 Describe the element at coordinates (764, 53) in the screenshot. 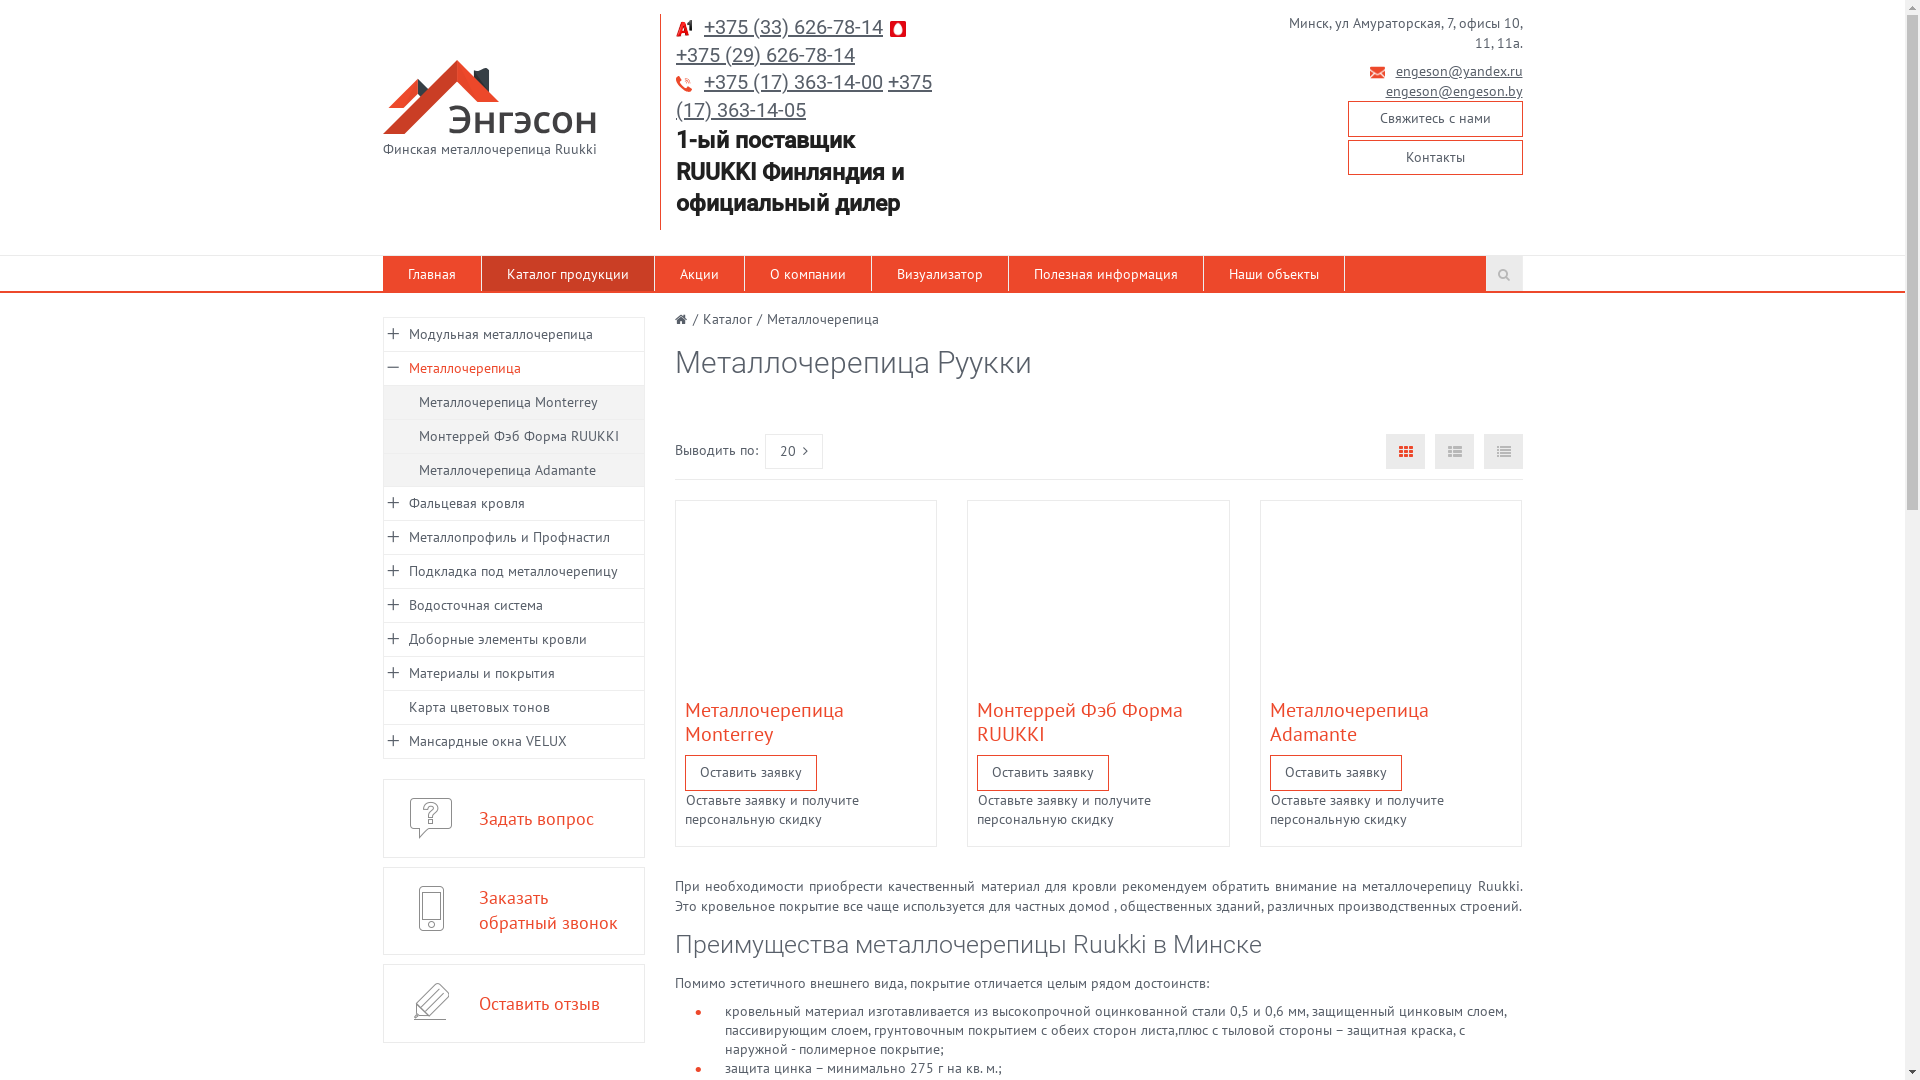

I see `'+375 (29) 626-78-14'` at that location.